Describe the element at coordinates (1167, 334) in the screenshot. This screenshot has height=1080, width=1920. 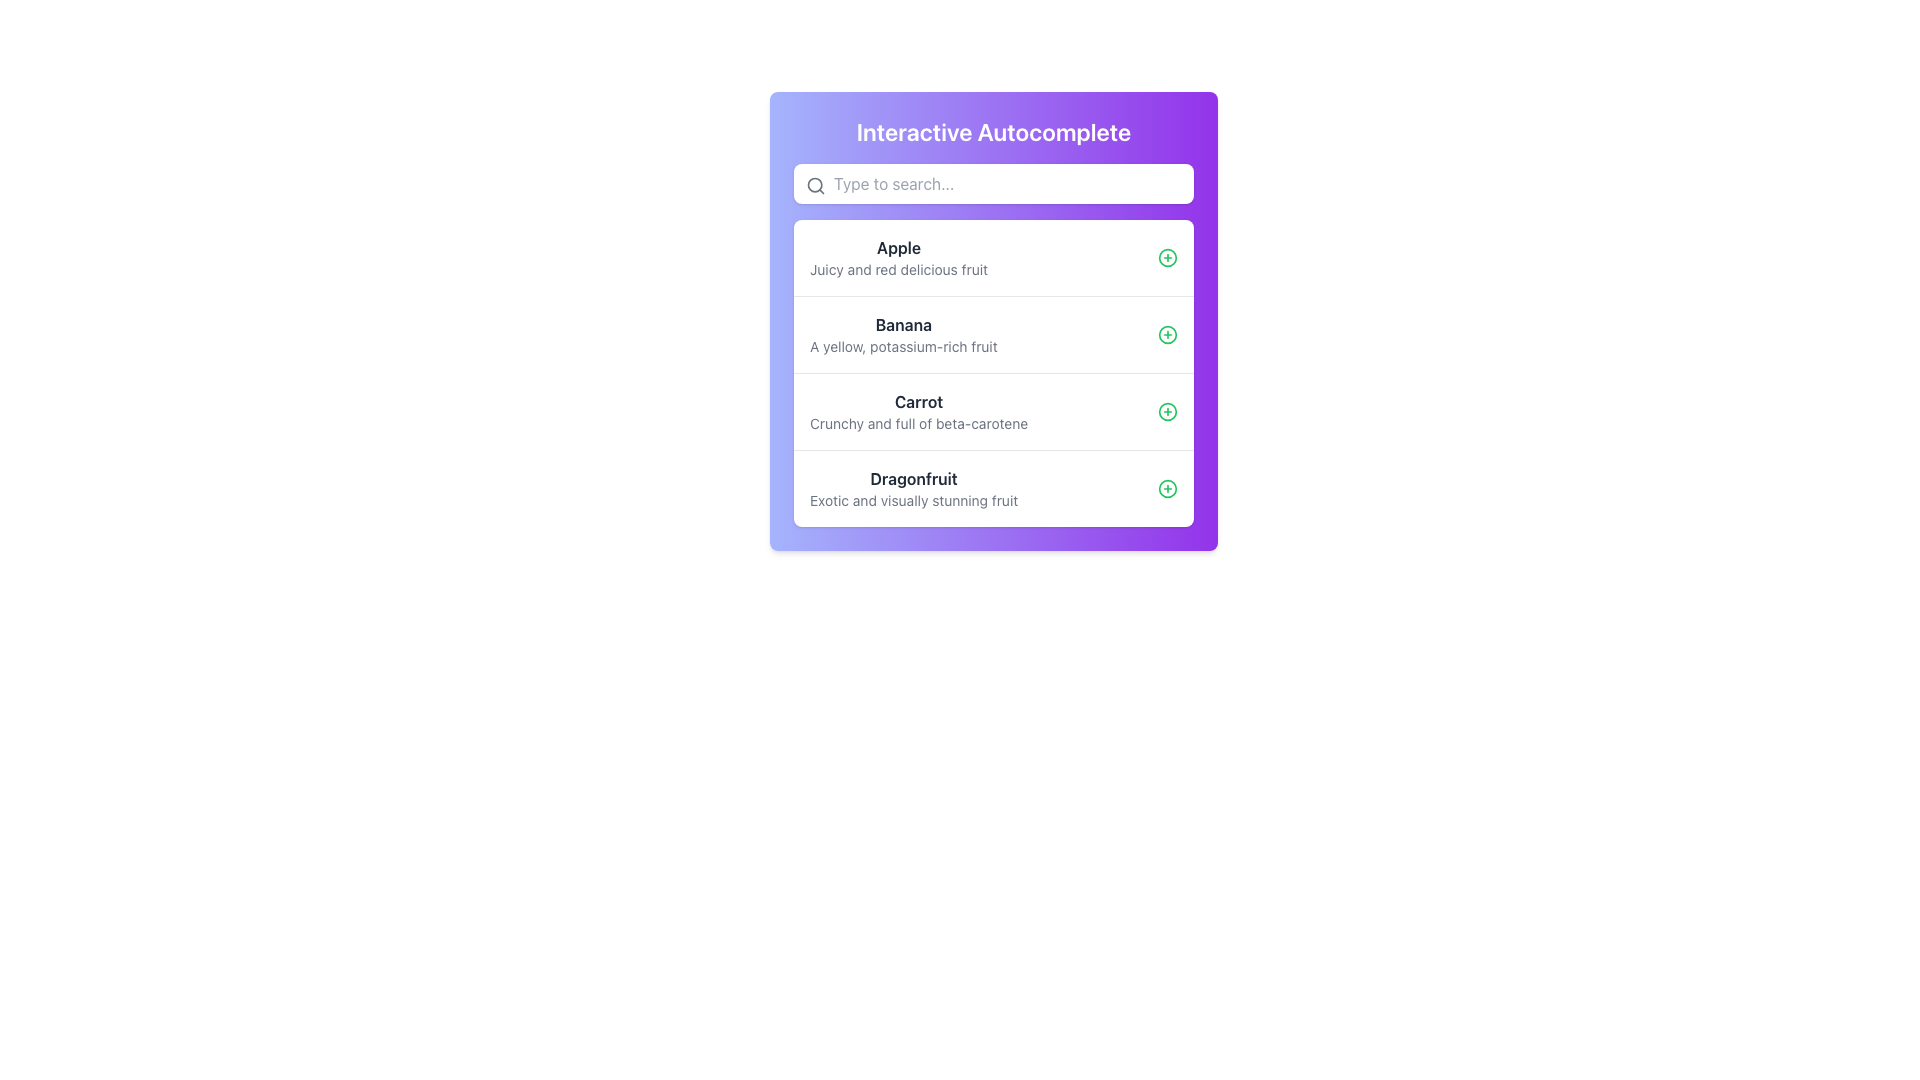
I see `the circular green-bordered button with a '+' symbol adjacent to the 'Banana' text` at that location.